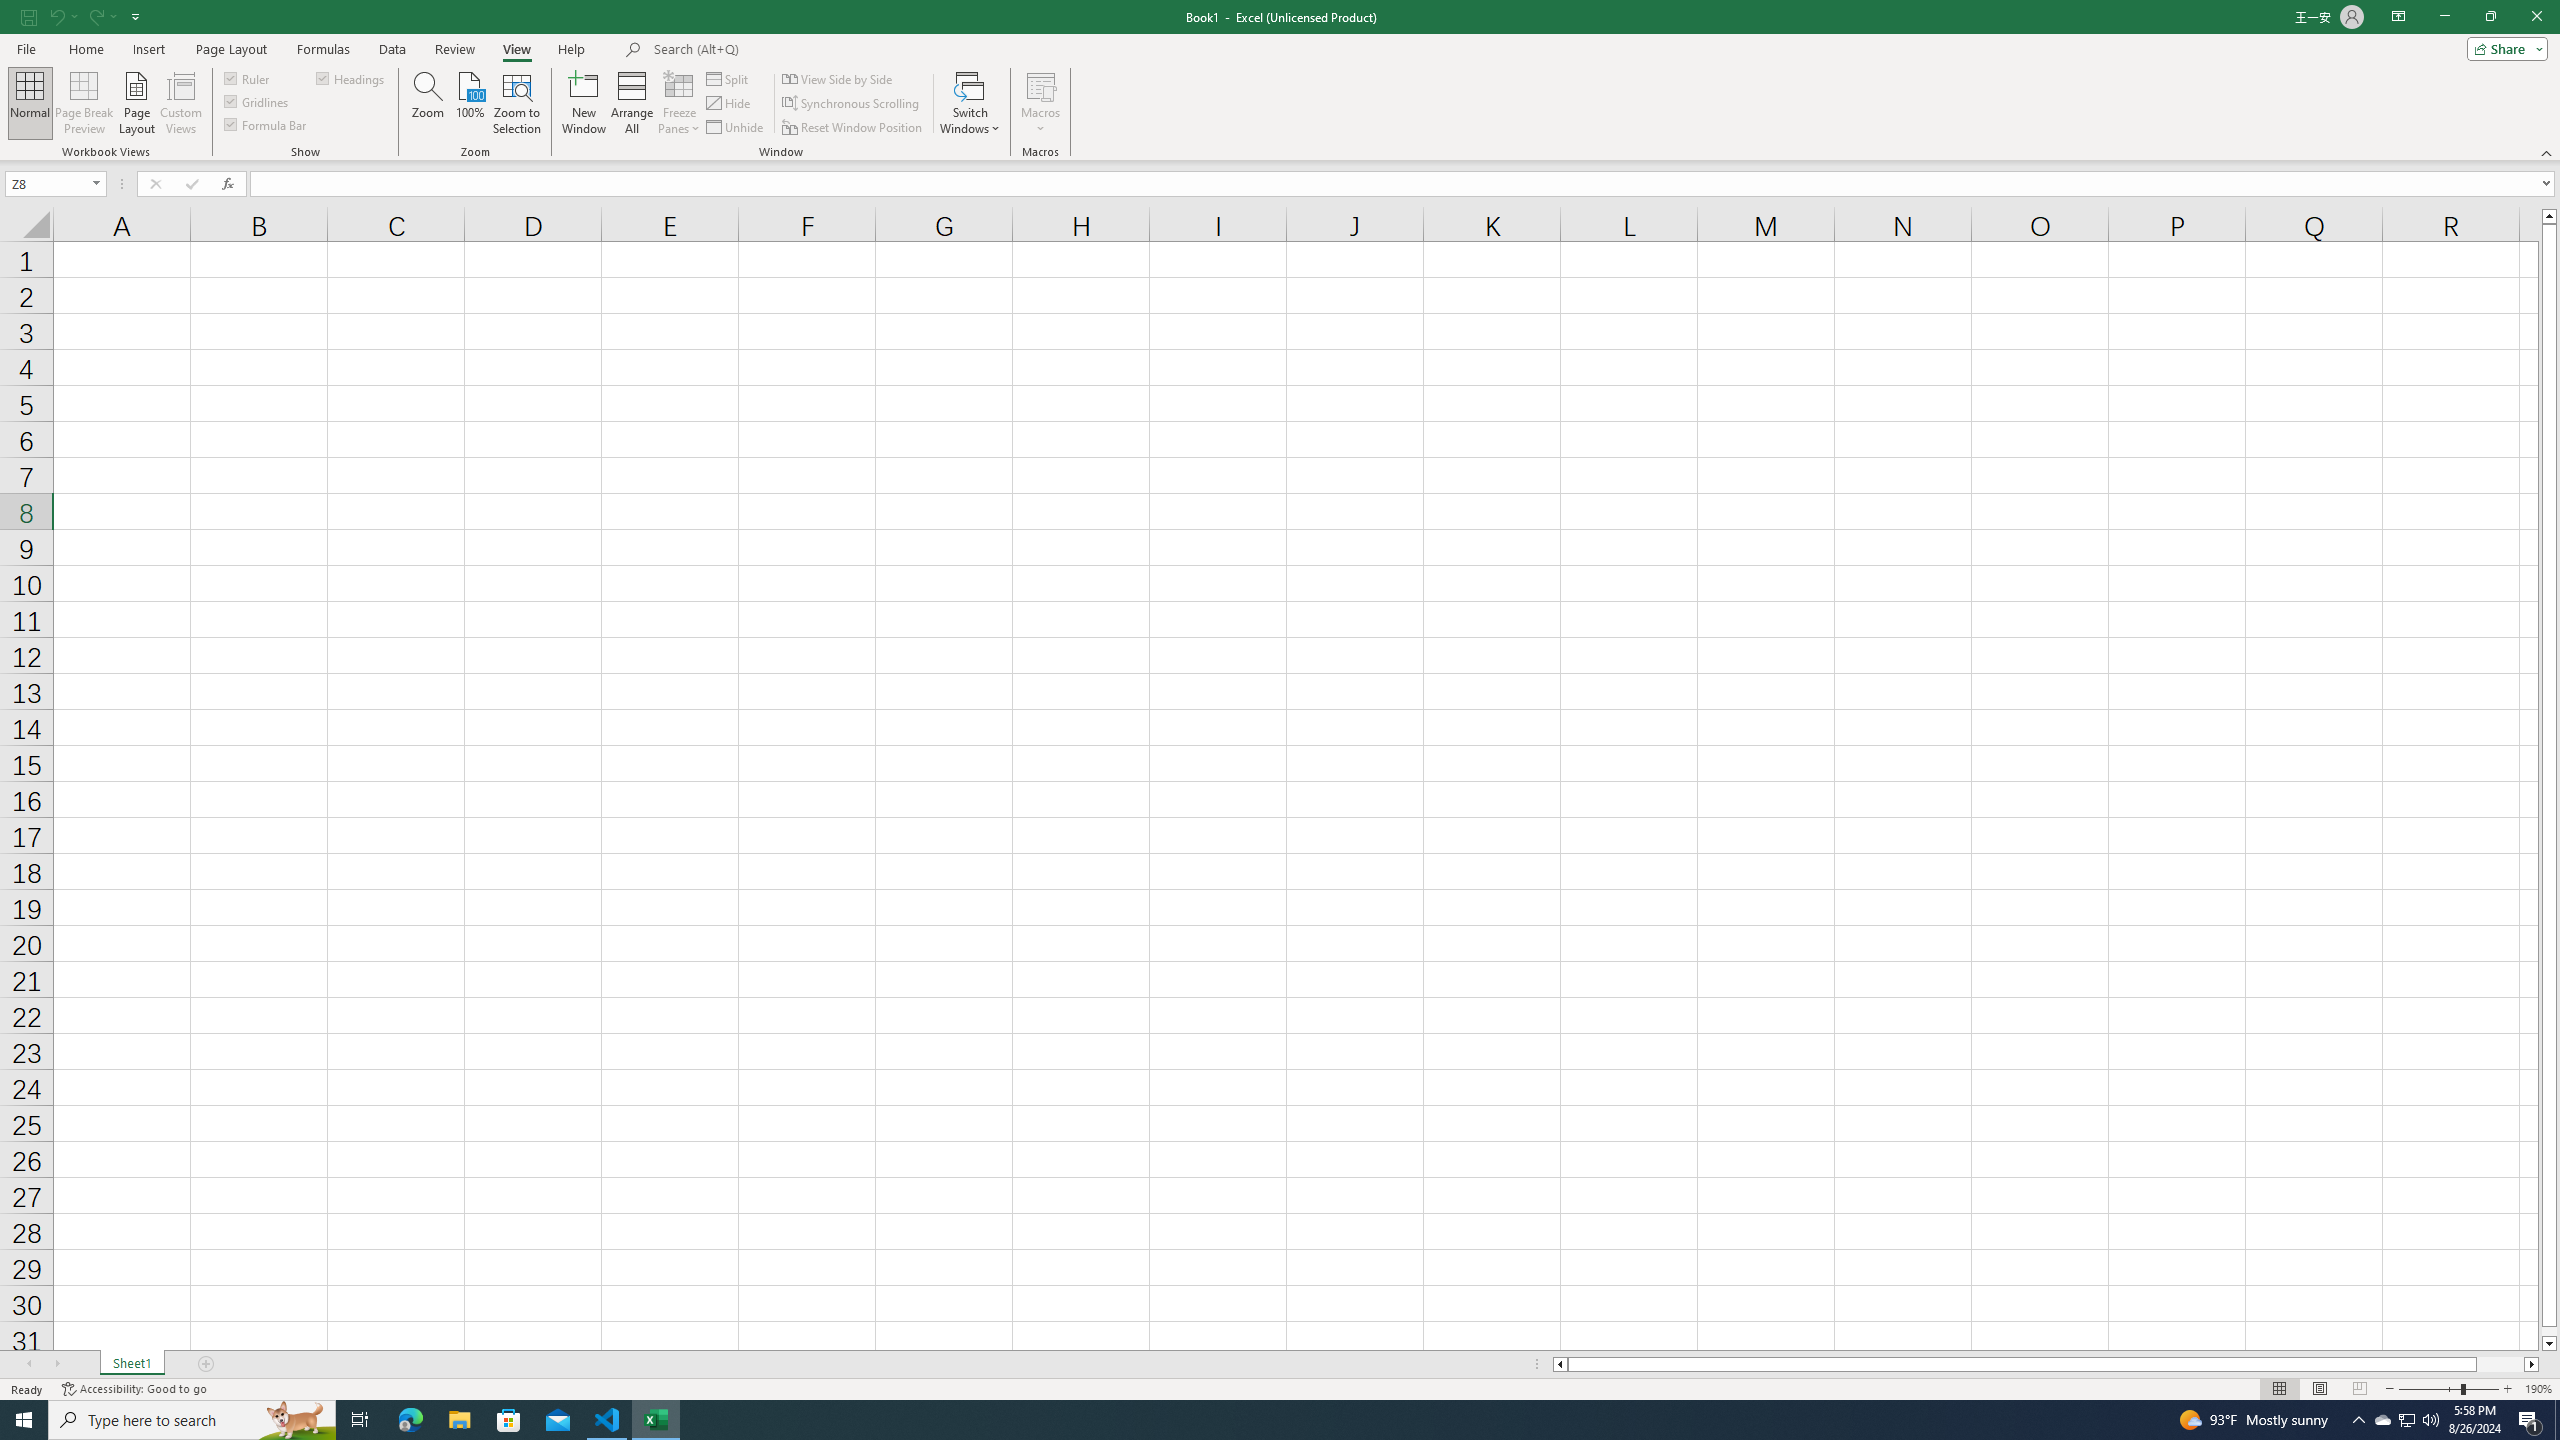 Image resolution: width=2560 pixels, height=1440 pixels. What do you see at coordinates (1280, 80) in the screenshot?
I see `'Class: MsoCommandBar'` at bounding box center [1280, 80].